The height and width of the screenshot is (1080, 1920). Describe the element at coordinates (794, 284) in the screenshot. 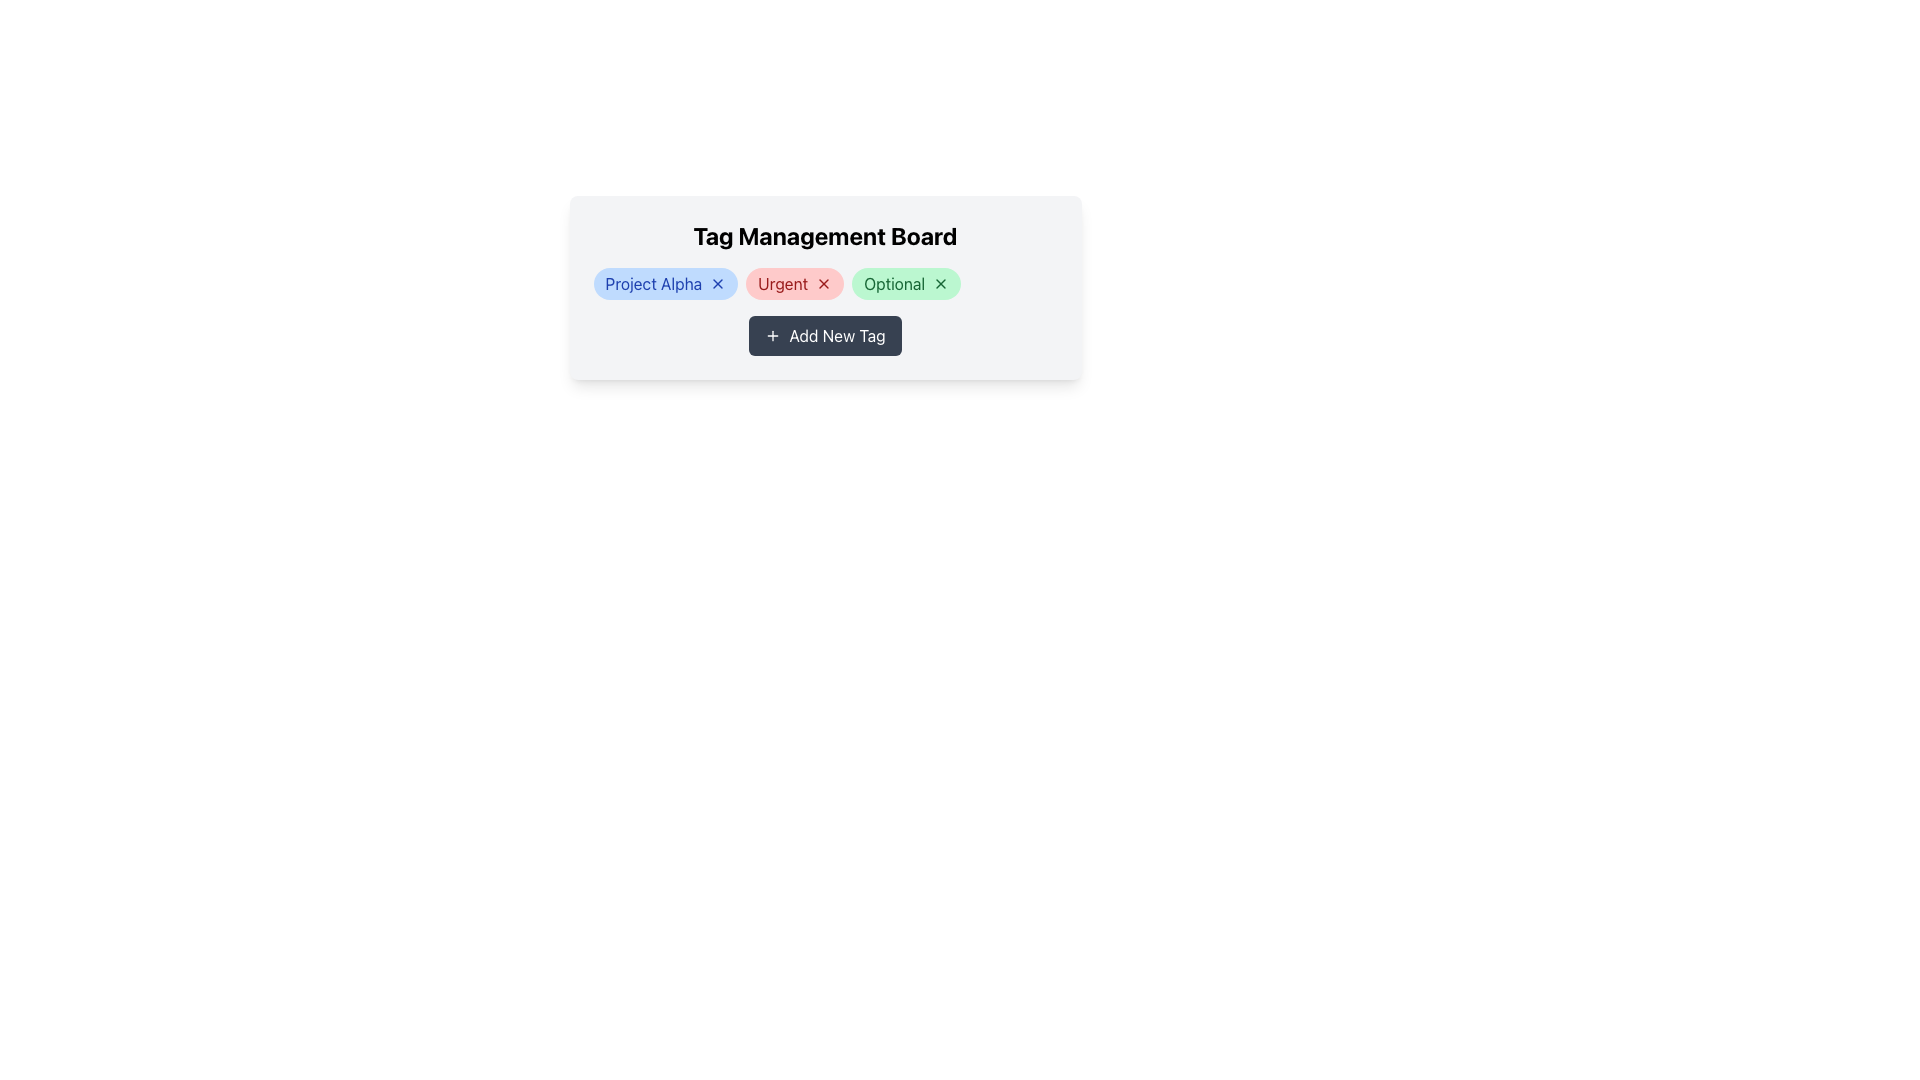

I see `the rounded rectangular tag labeled 'Urgent', which has a light red background and dark red text, positioned between 'Project Alpha' and 'Optional'` at that location.